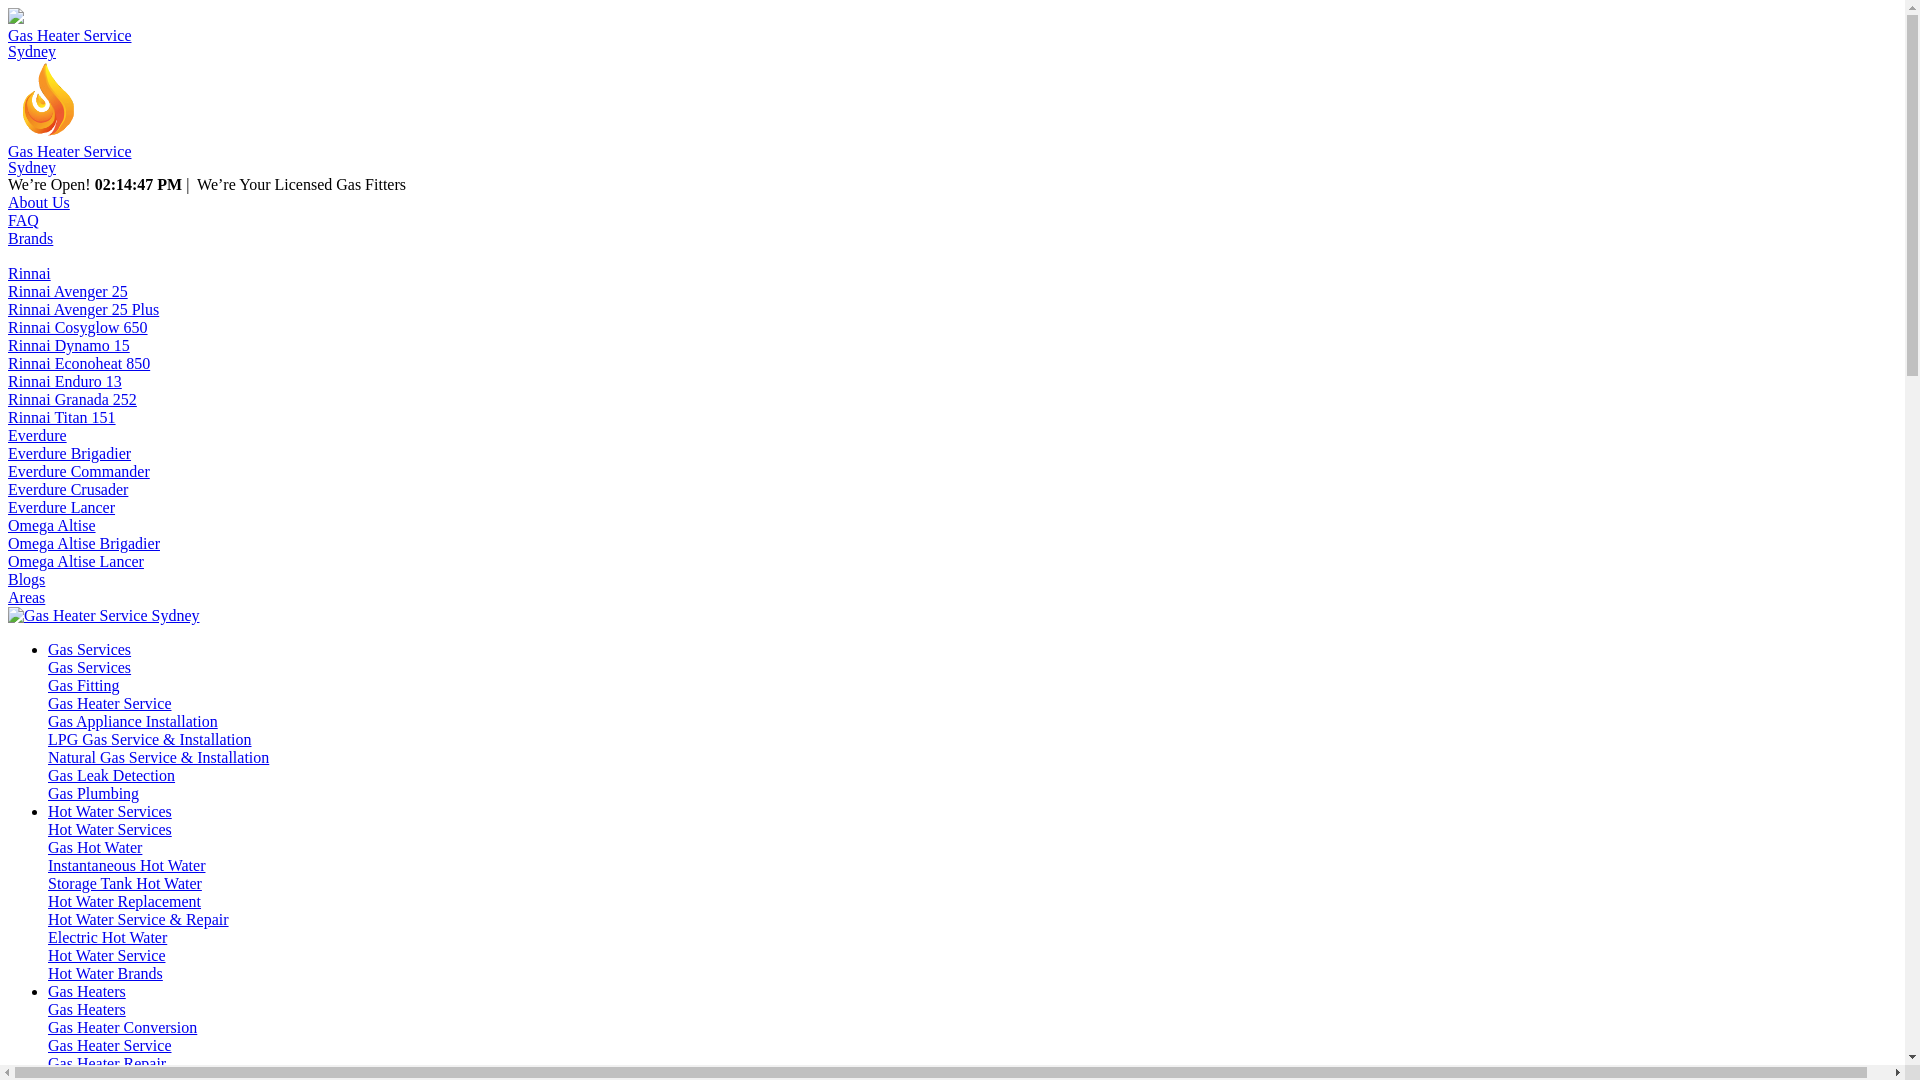 The width and height of the screenshot is (1920, 1080). I want to click on 'Gas Hot Water', so click(94, 847).